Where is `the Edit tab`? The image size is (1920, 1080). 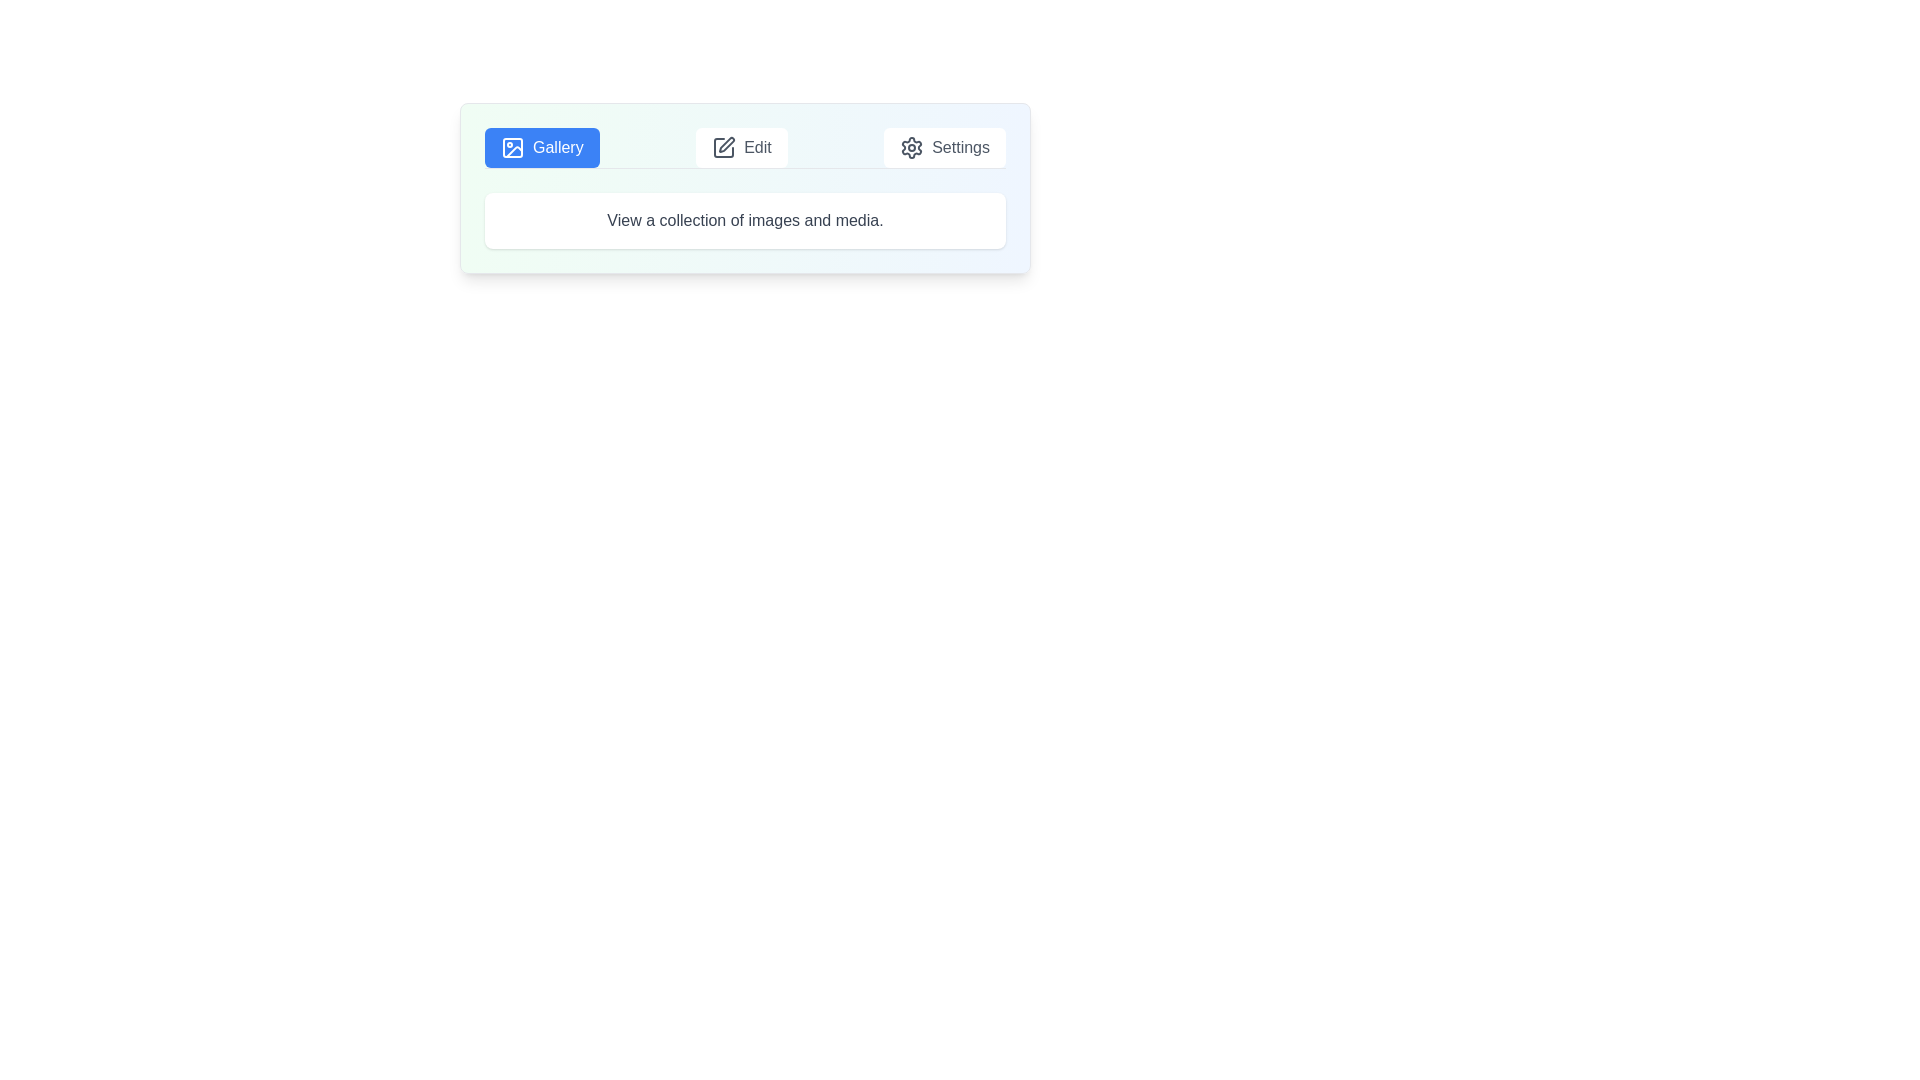
the Edit tab is located at coordinates (740, 146).